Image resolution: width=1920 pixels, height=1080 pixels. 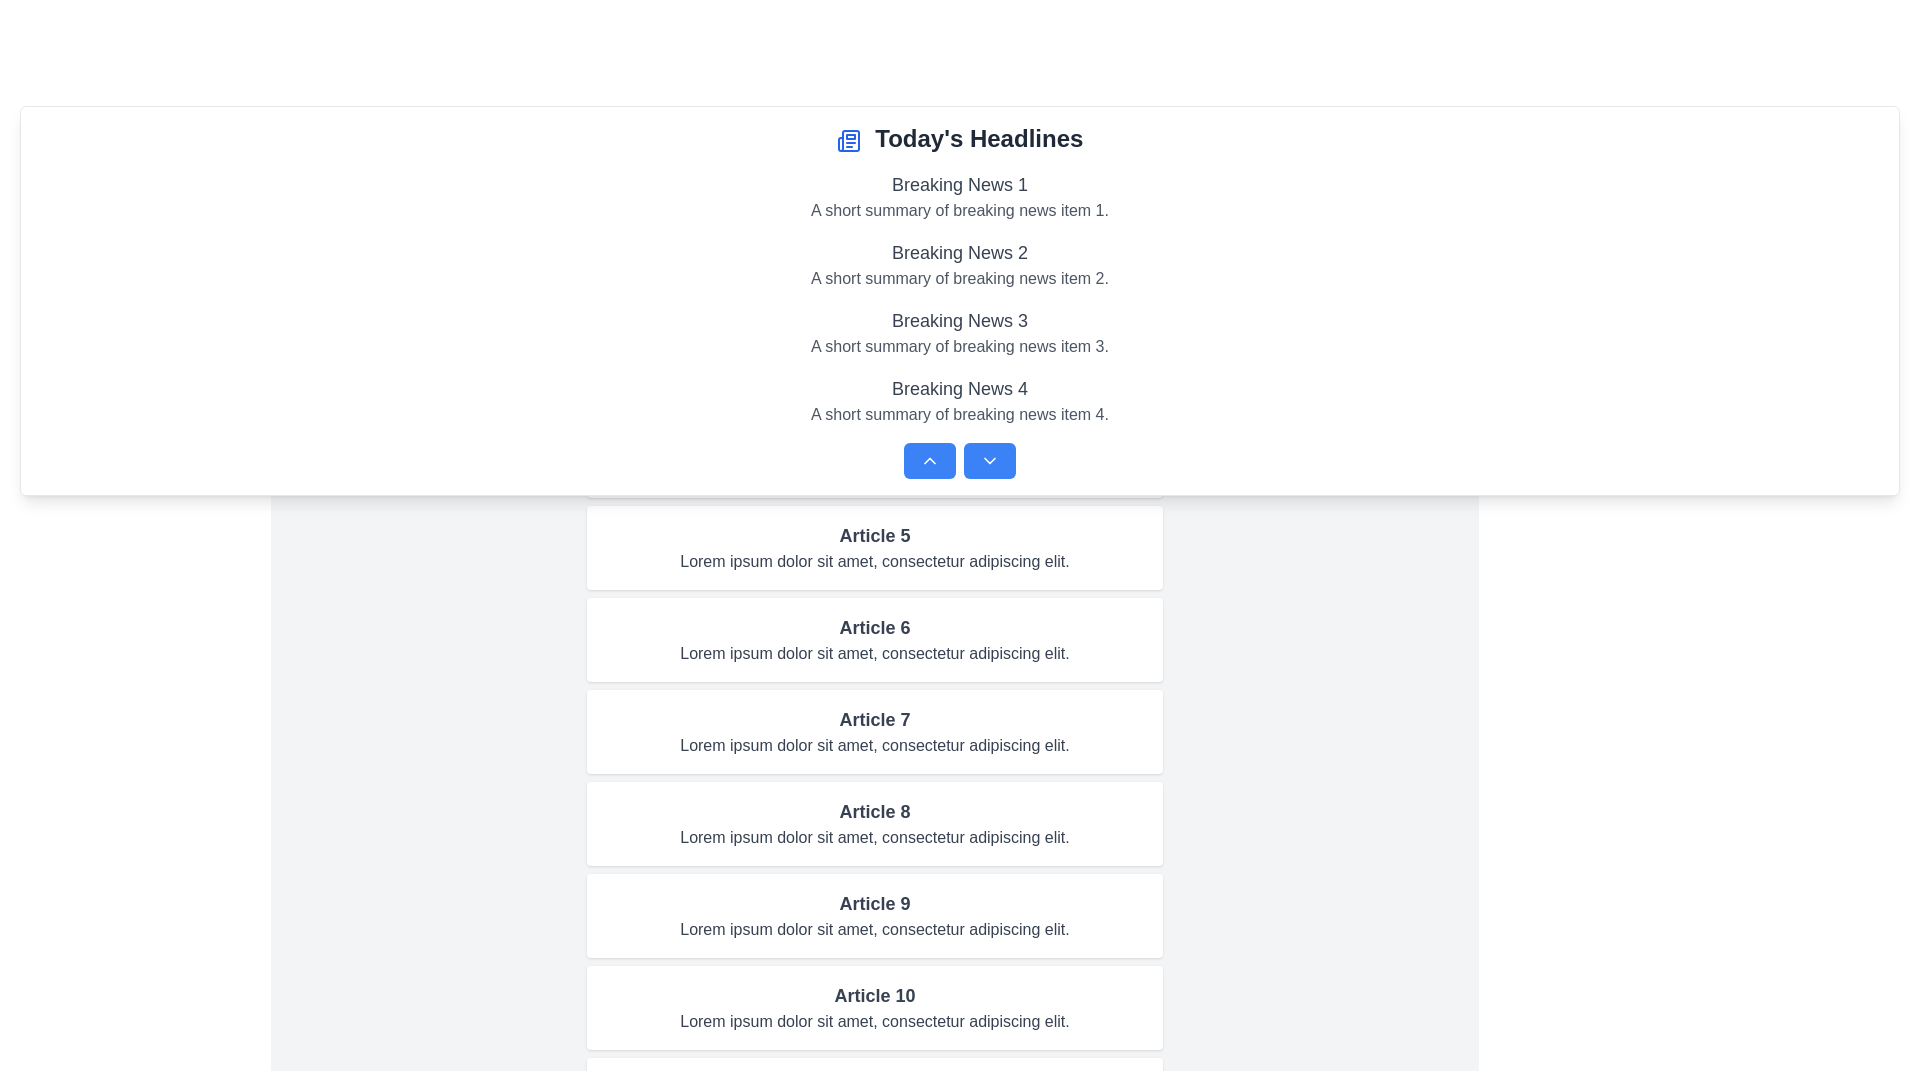 What do you see at coordinates (960, 319) in the screenshot?
I see `the text label displaying 'Breaking News 3', which is styled with a larger font size and medium-bold weight in gray color, located under 'Today's Headlines'` at bounding box center [960, 319].